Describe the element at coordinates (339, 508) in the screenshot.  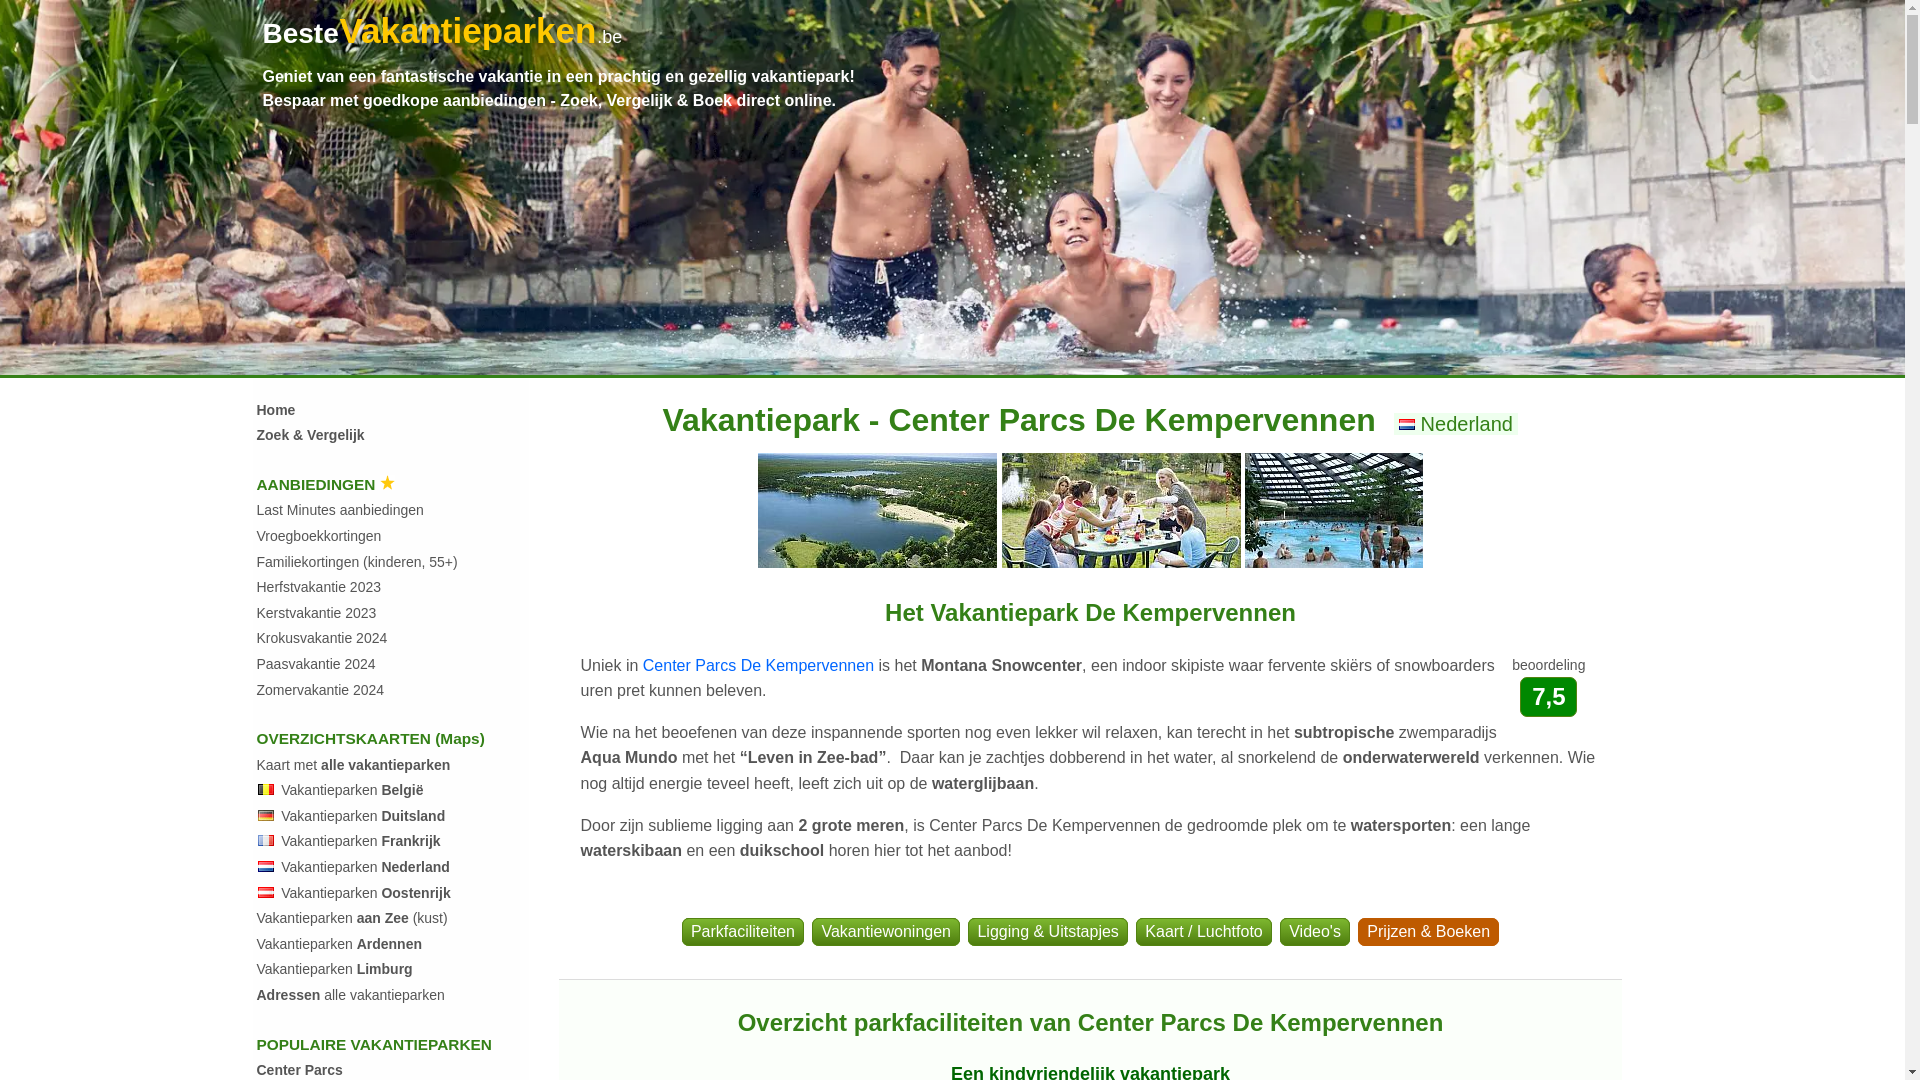
I see `'Last Minutes aanbiedingen'` at that location.